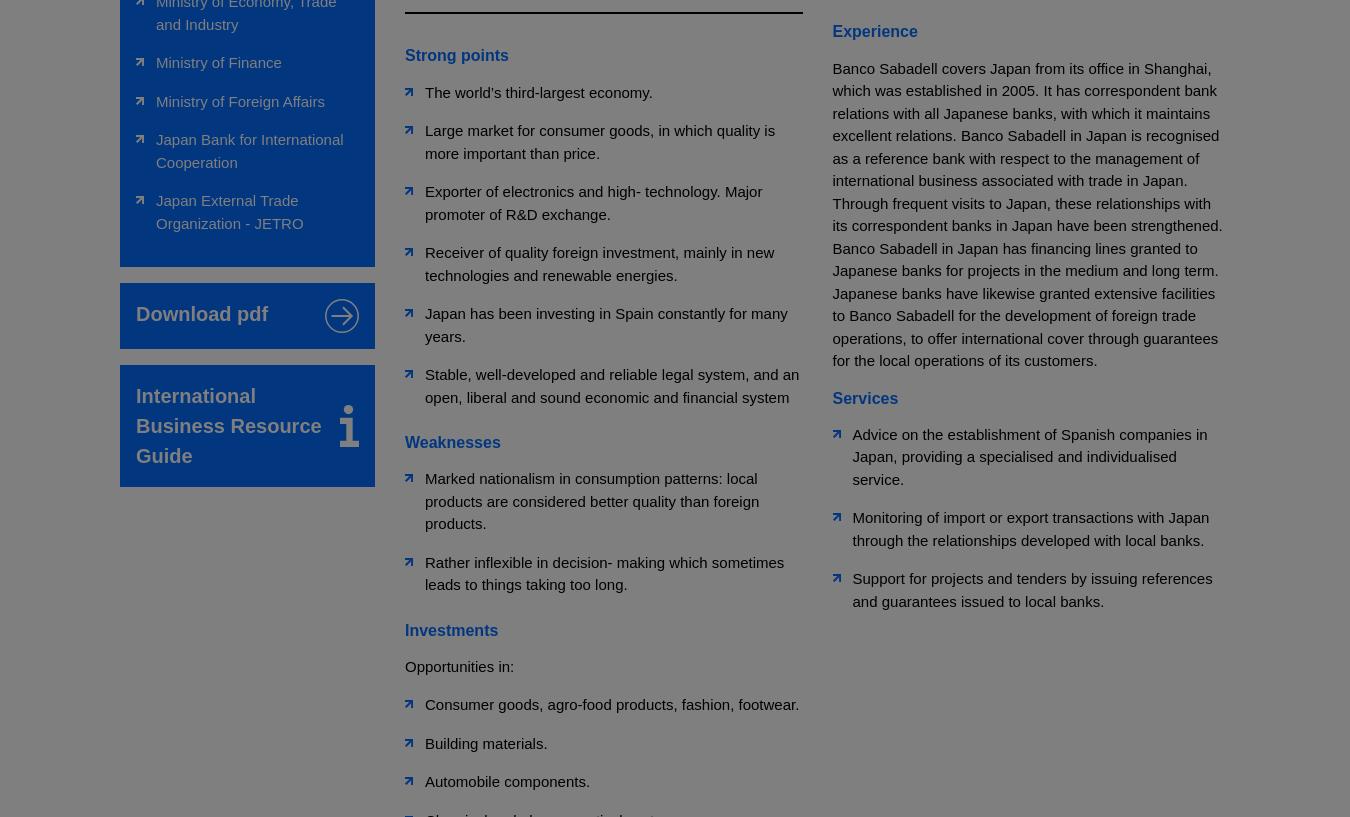 The height and width of the screenshot is (817, 1350). I want to click on 'Strong points', so click(455, 54).